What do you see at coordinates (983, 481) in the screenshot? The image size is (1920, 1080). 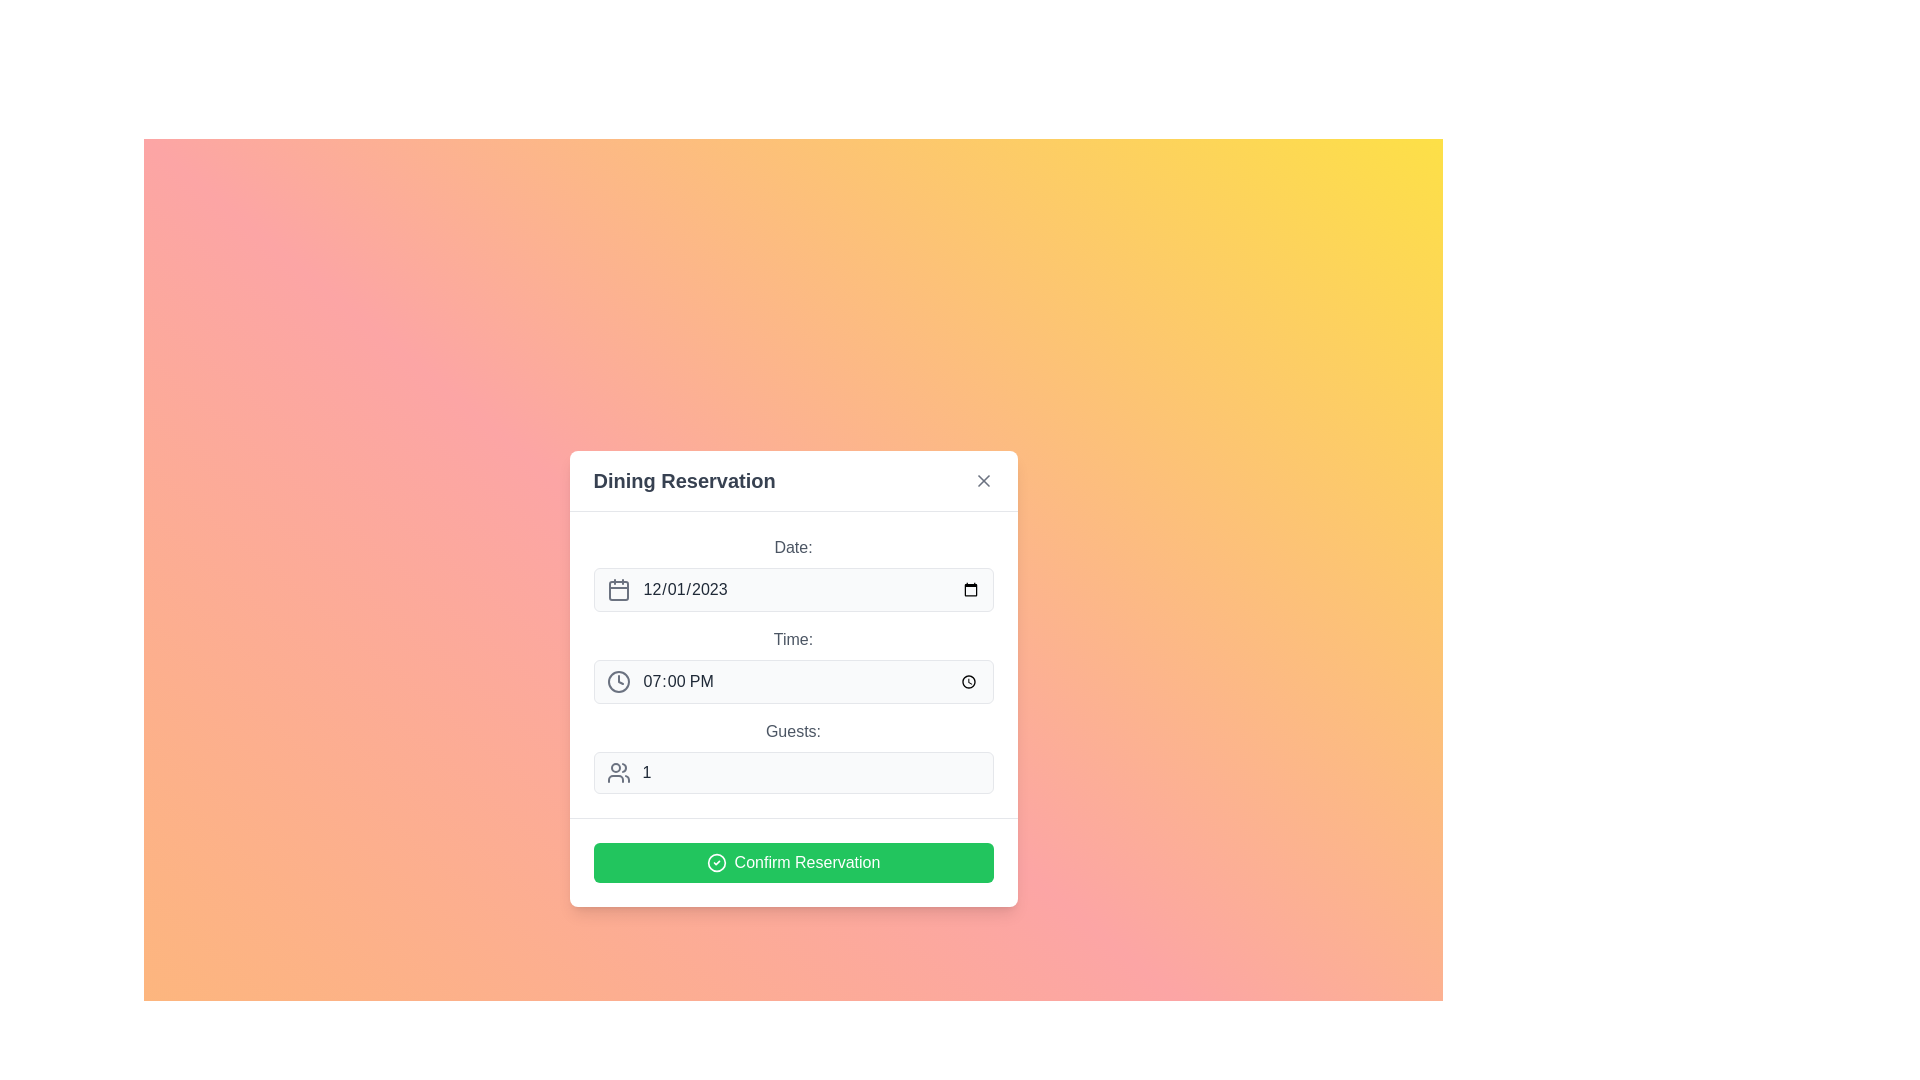 I see `the close button located in the top-right corner of the 'Dining Reservation' modal` at bounding box center [983, 481].